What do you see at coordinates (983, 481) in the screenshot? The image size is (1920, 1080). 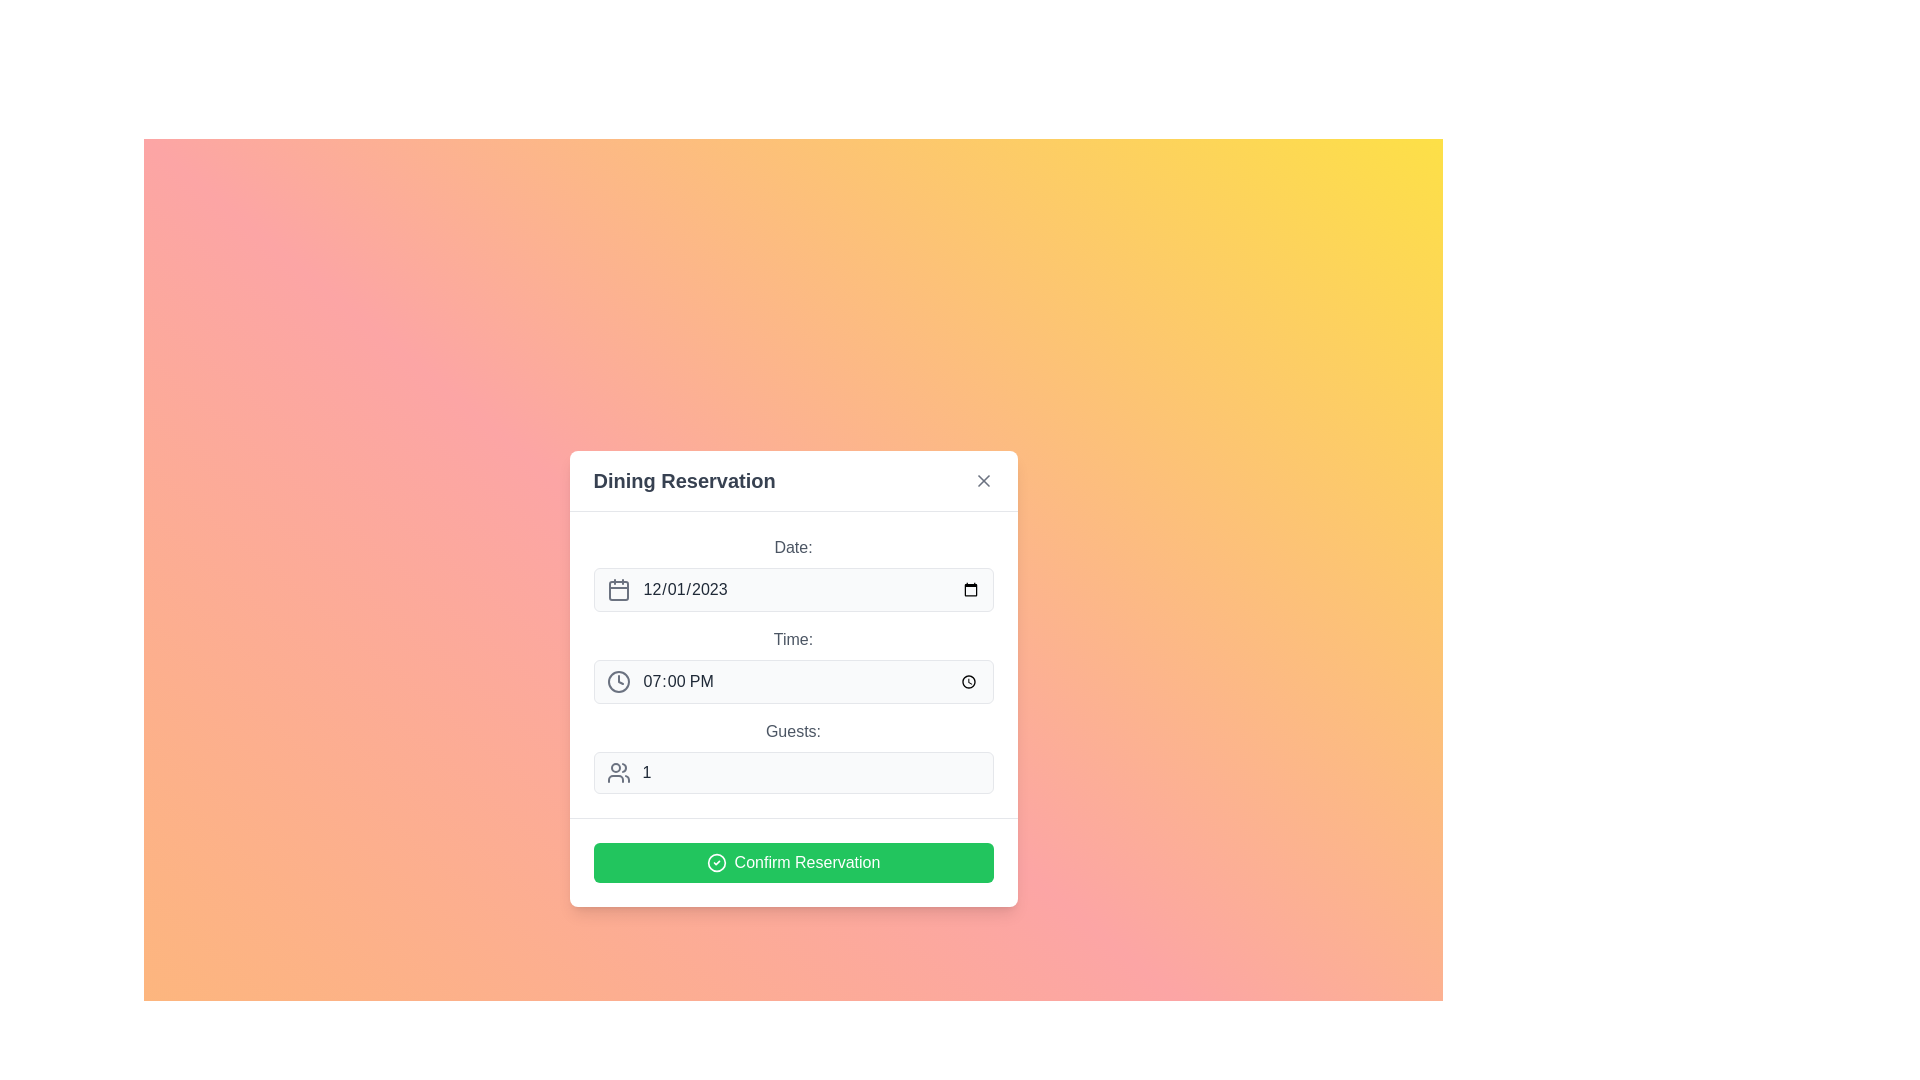 I see `the close button located in the top-right corner of the 'Dining Reservation' modal` at bounding box center [983, 481].